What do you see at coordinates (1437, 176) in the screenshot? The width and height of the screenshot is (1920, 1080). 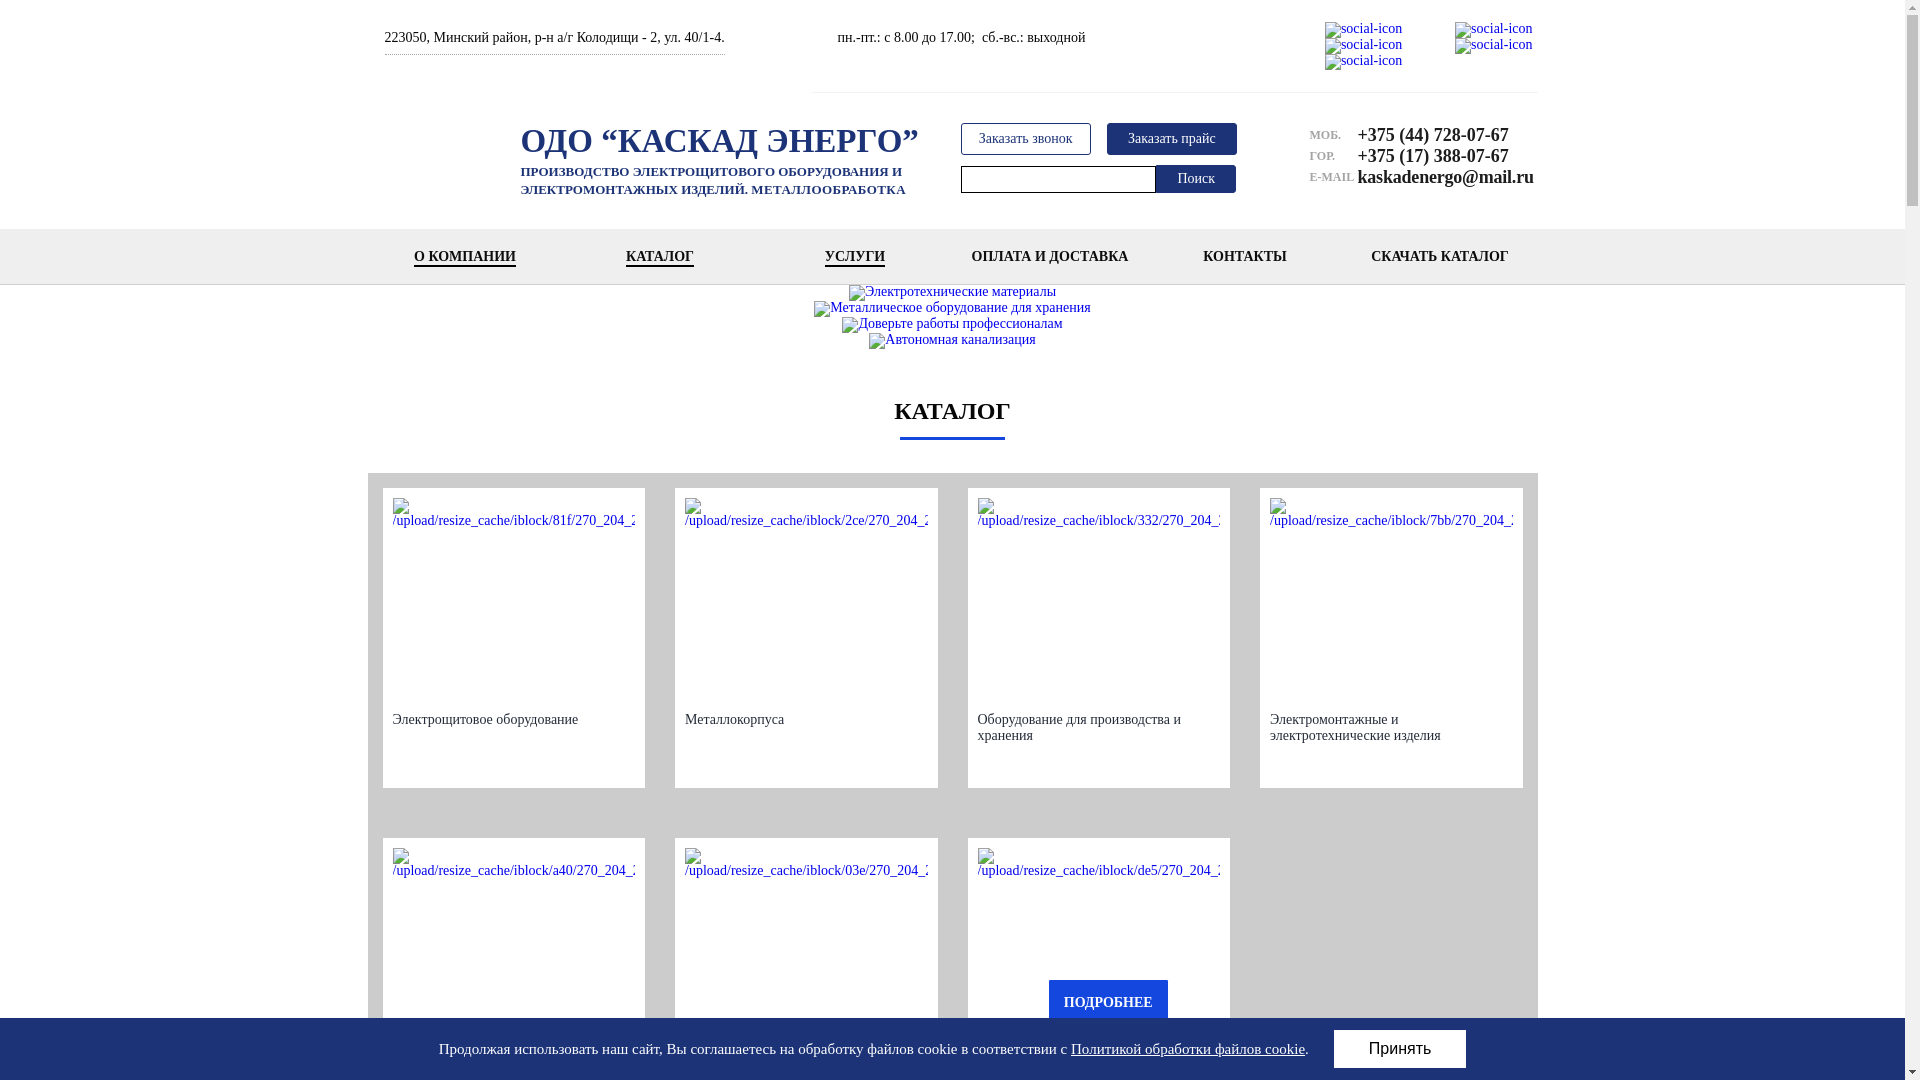 I see `'kaskadenergo@mail.ru'` at bounding box center [1437, 176].